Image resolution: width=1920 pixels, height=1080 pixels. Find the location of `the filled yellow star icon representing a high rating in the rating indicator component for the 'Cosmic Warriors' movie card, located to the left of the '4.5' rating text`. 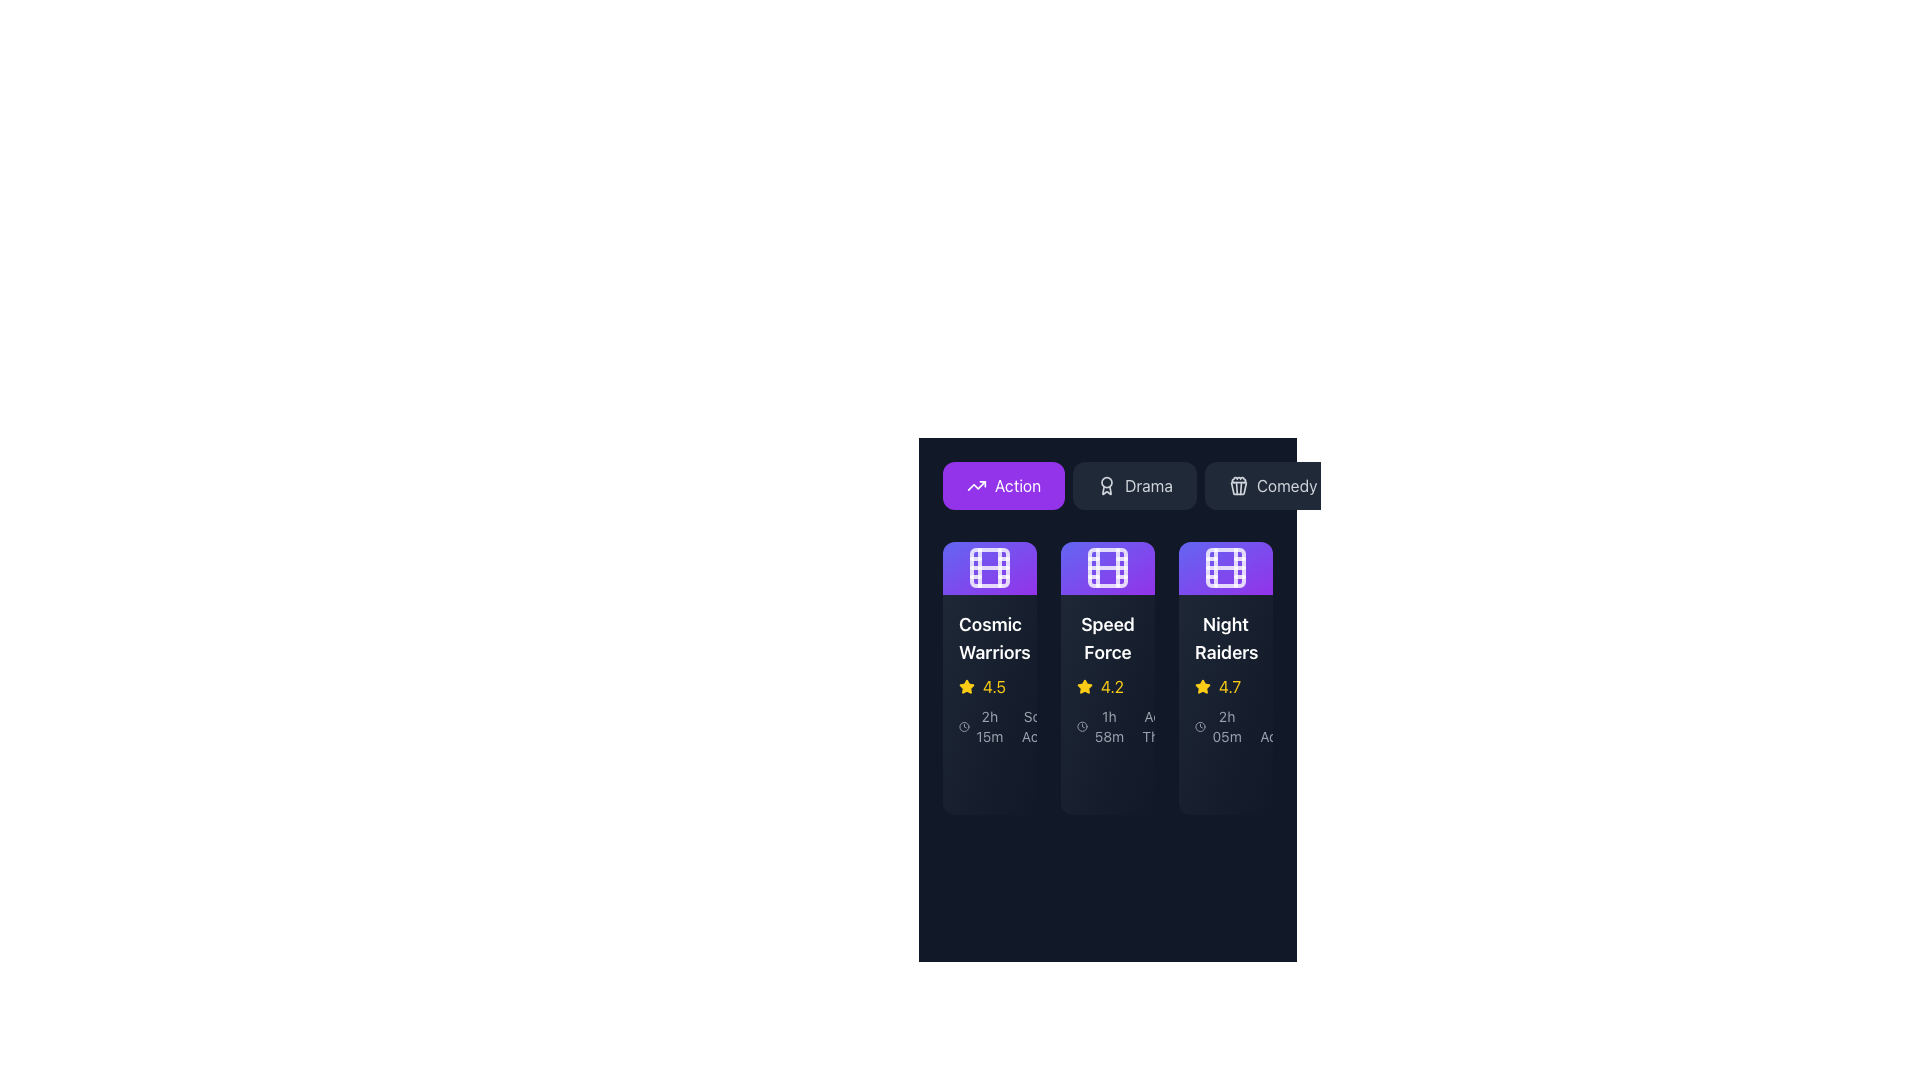

the filled yellow star icon representing a high rating in the rating indicator component for the 'Cosmic Warriors' movie card, located to the left of the '4.5' rating text is located at coordinates (966, 685).